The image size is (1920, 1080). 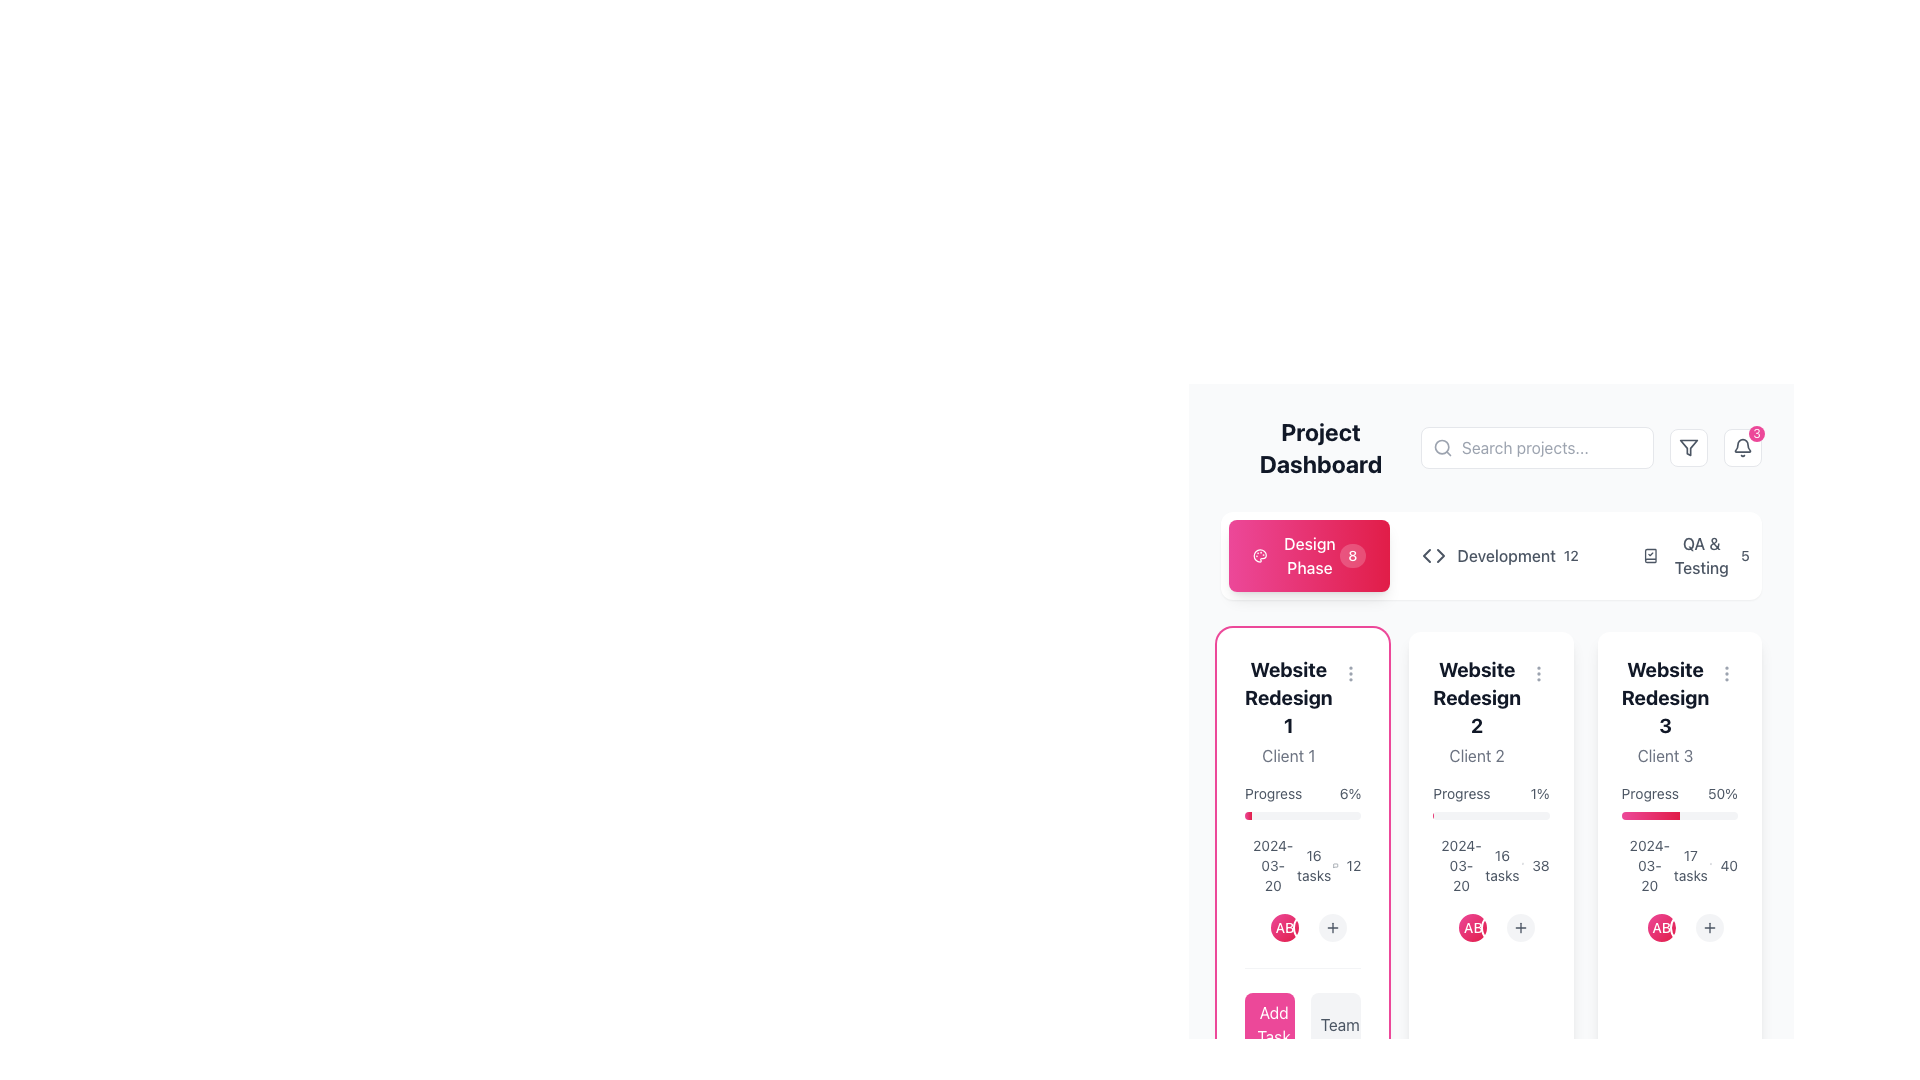 I want to click on the coding symbol icon located to the left of the 'Development' text in the top navigation bar as an indicator, so click(x=1432, y=555).